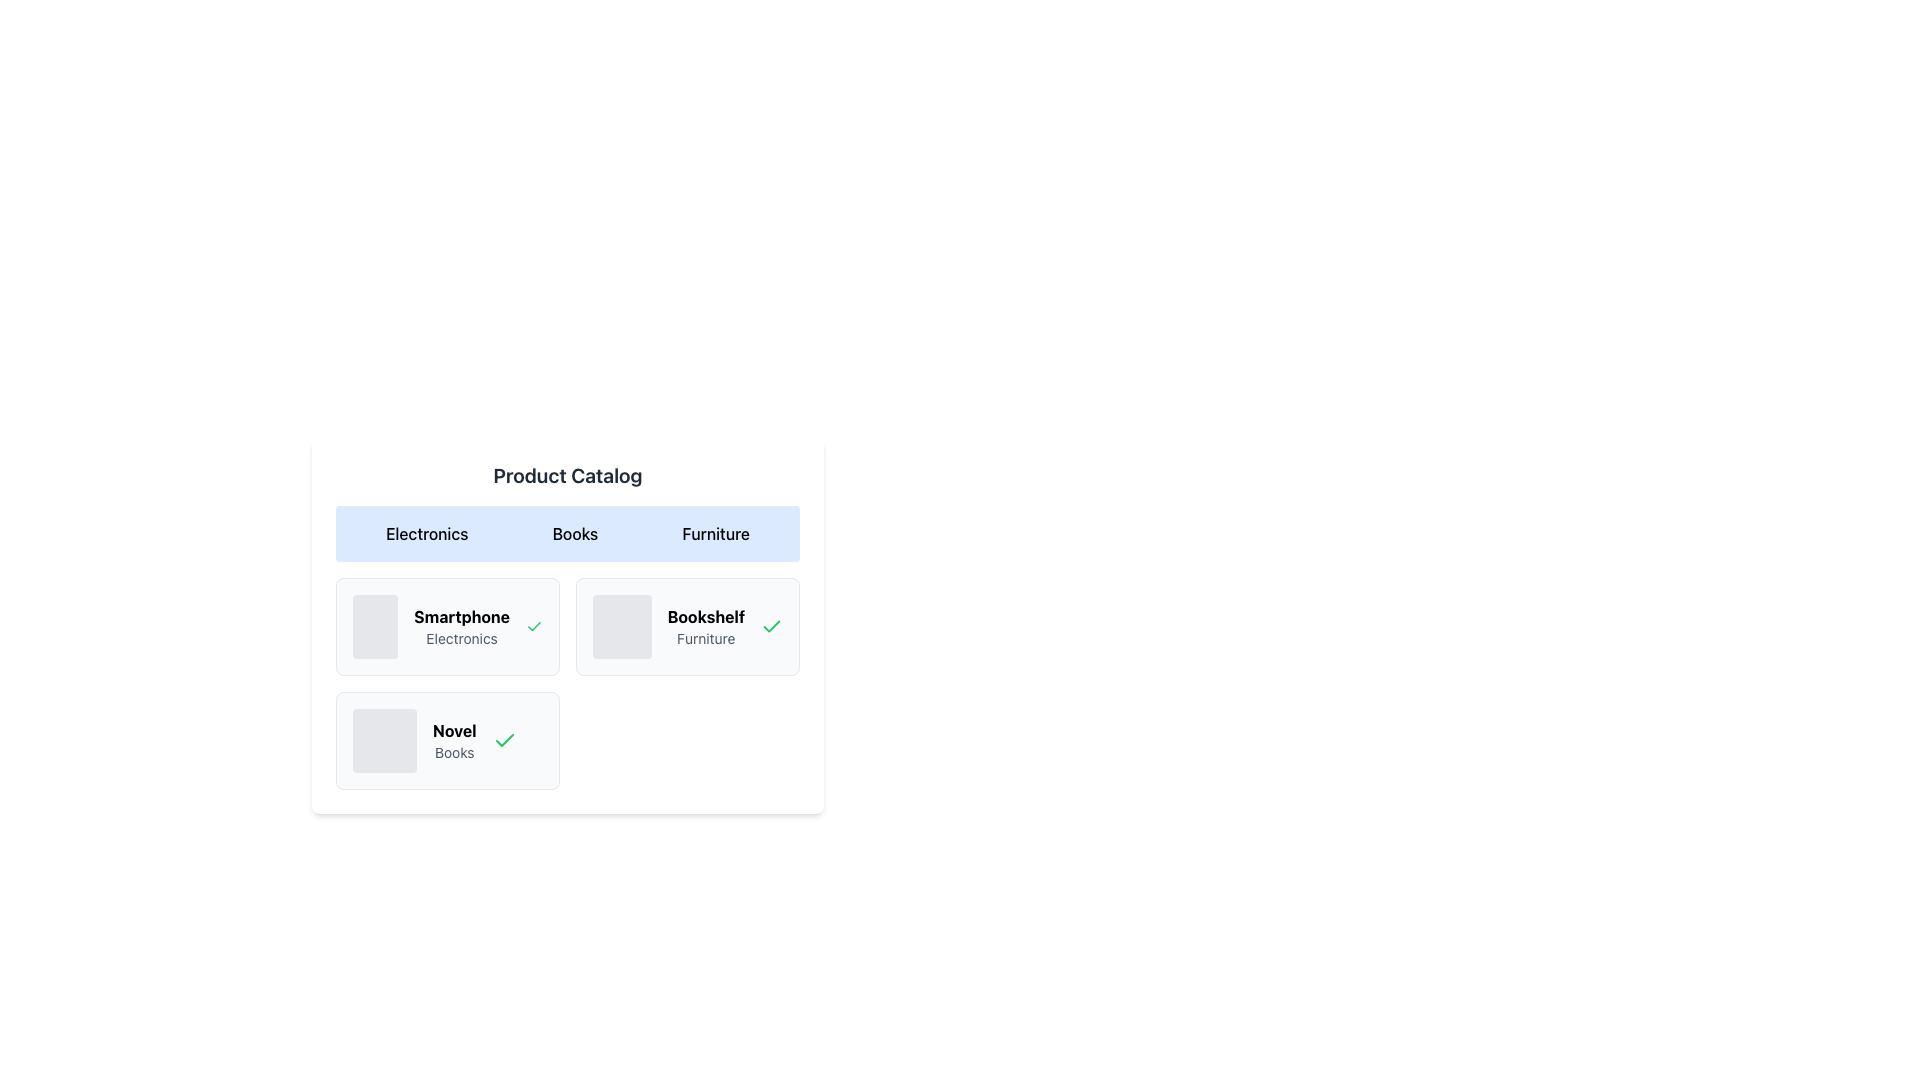 This screenshot has width=1920, height=1080. I want to click on the Interactive card identified by its light gray background, bold black text 'Novel', smaller gray text 'Books', and a green checkmark icon on the right, located in the bottom-left position of the grid layout in the 'Books' tab section, so click(446, 740).